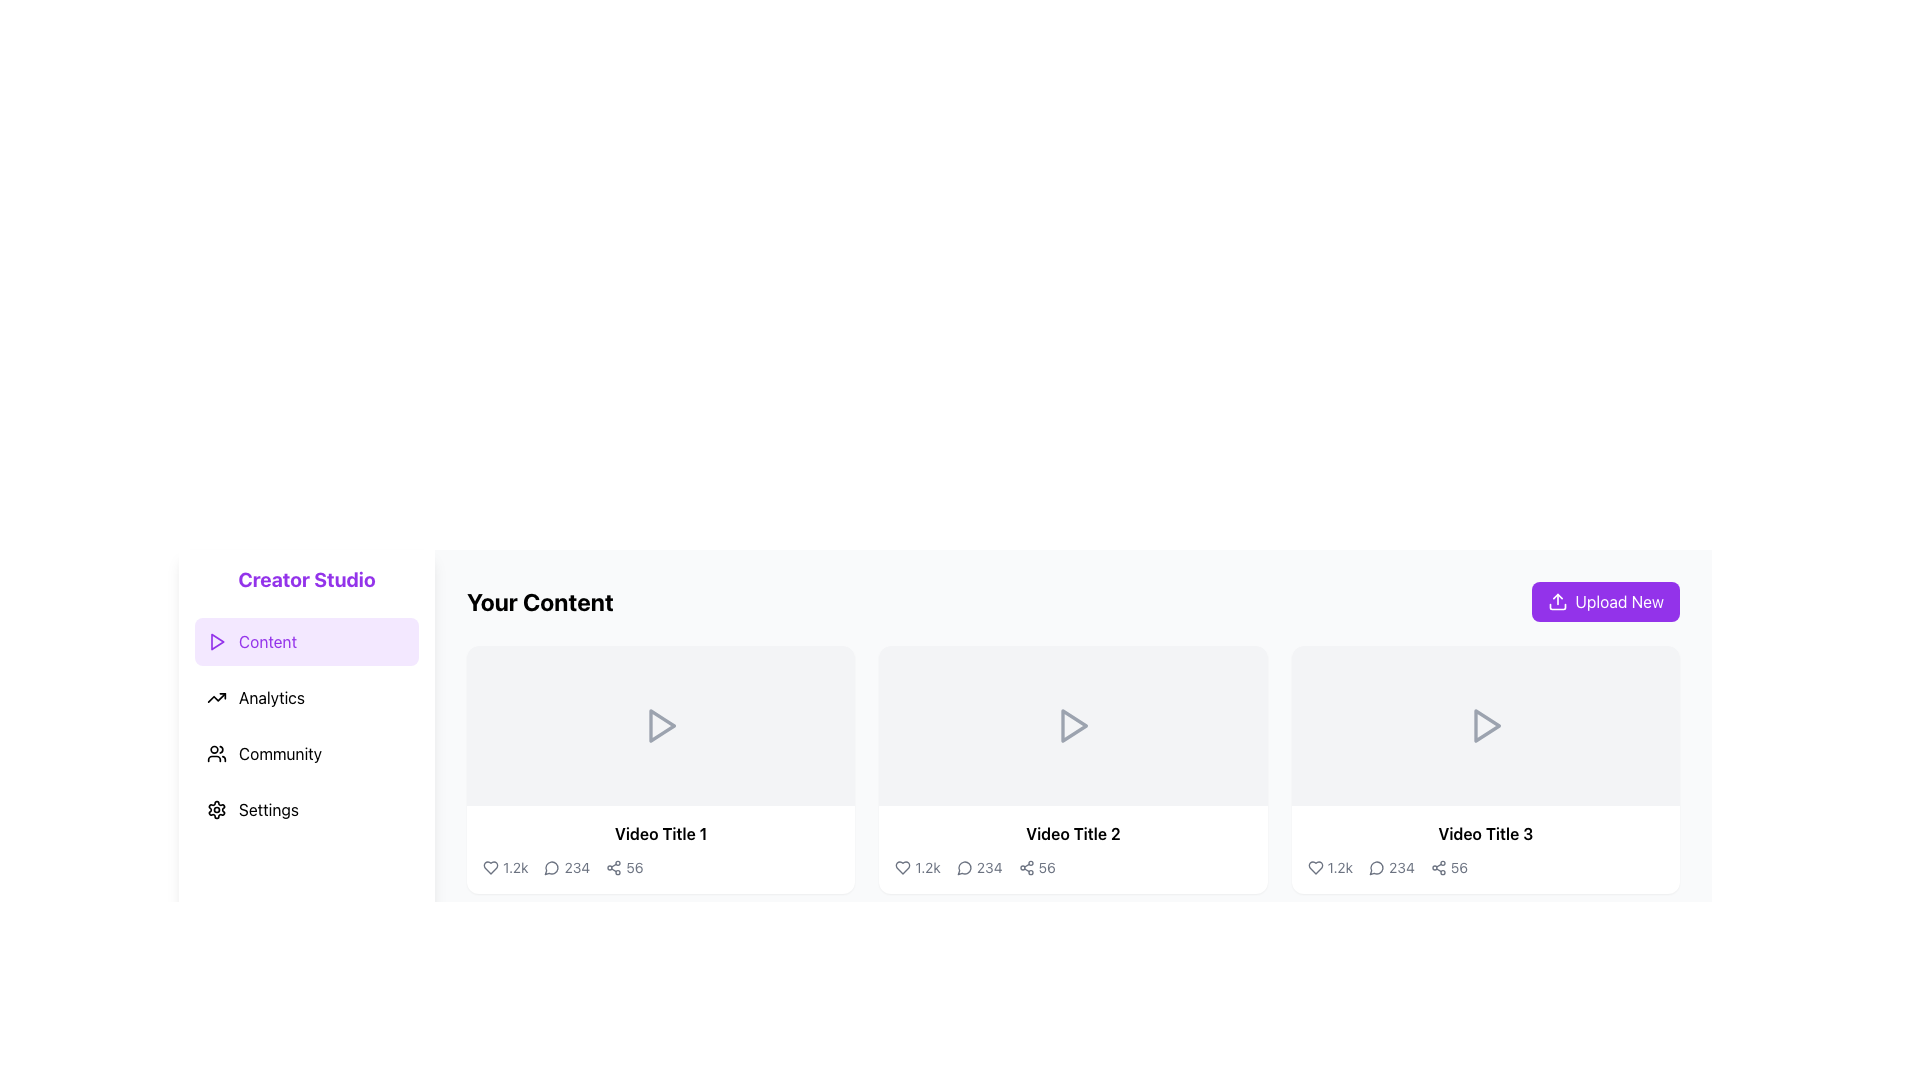  I want to click on numeric value from the text label that indicates a count or metric, located to the right of sharing option icons, so click(1046, 866).